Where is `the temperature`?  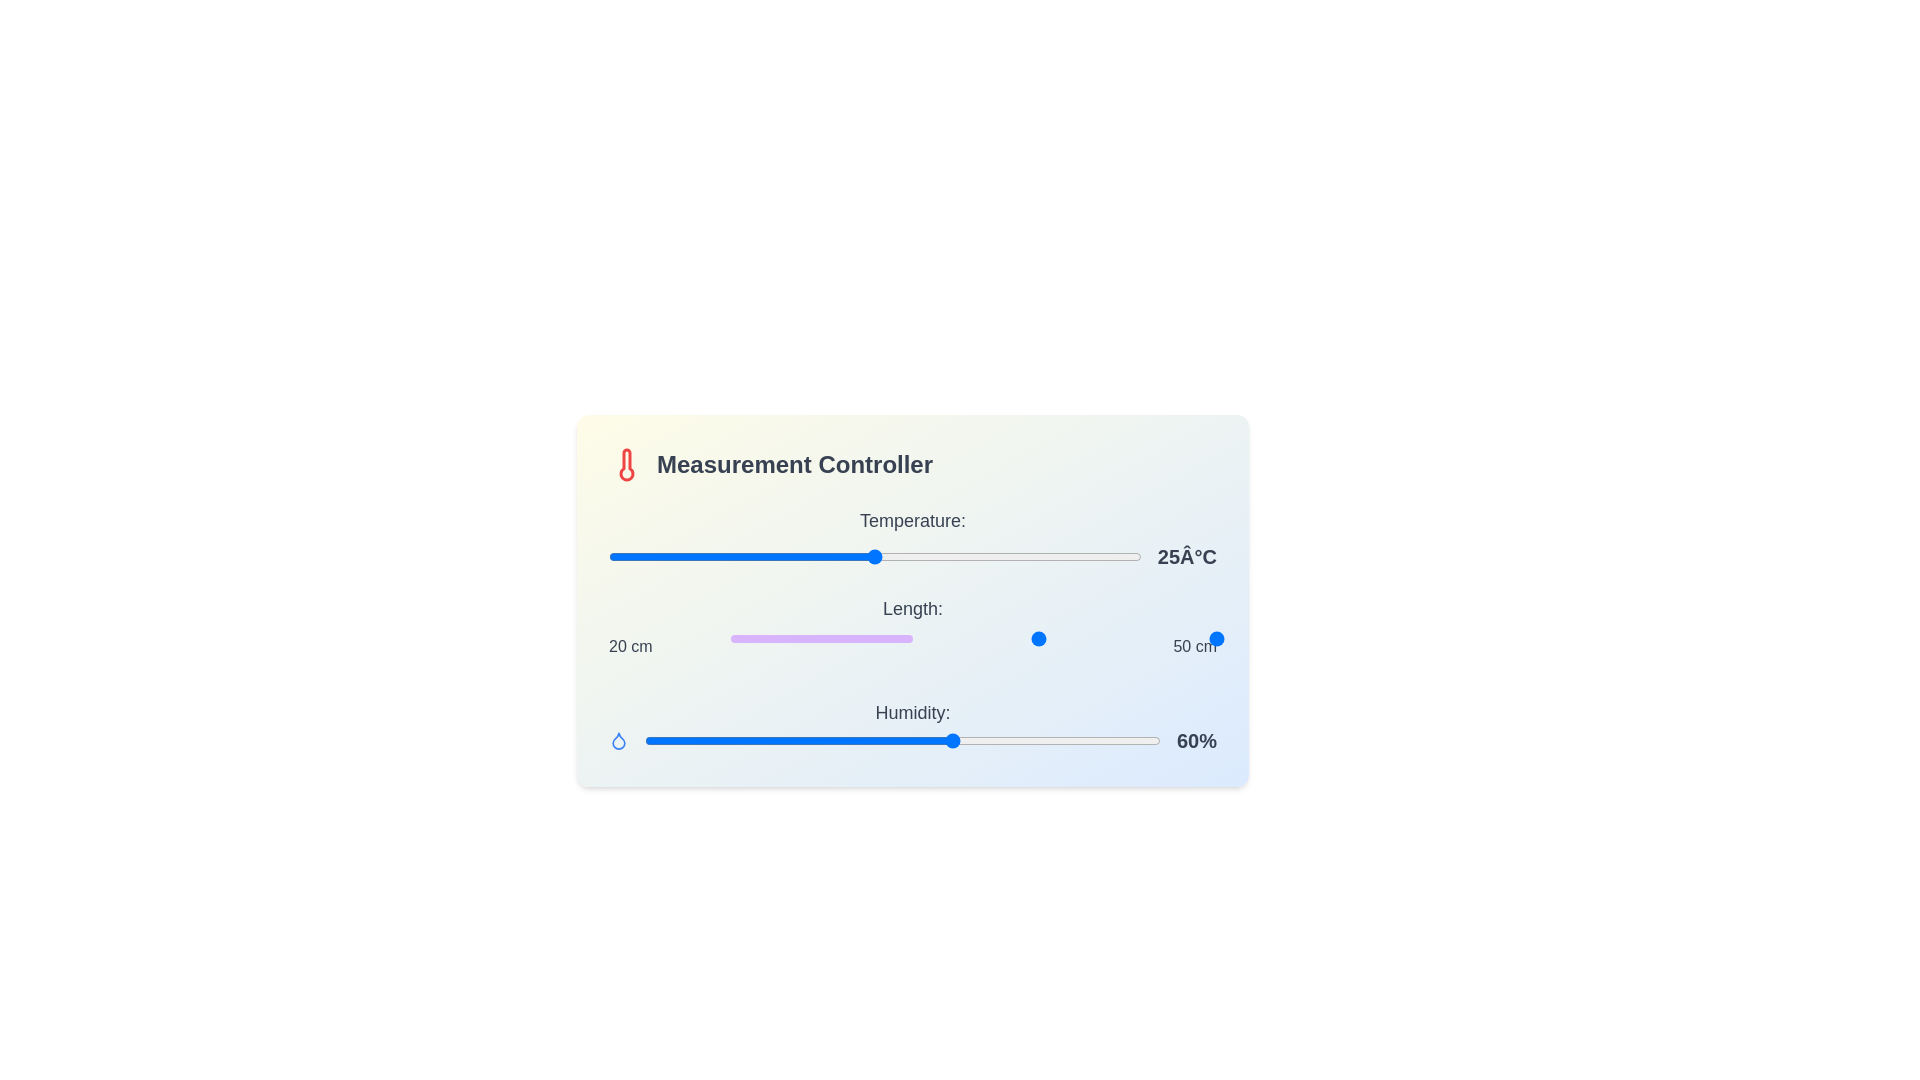
the temperature is located at coordinates (725, 556).